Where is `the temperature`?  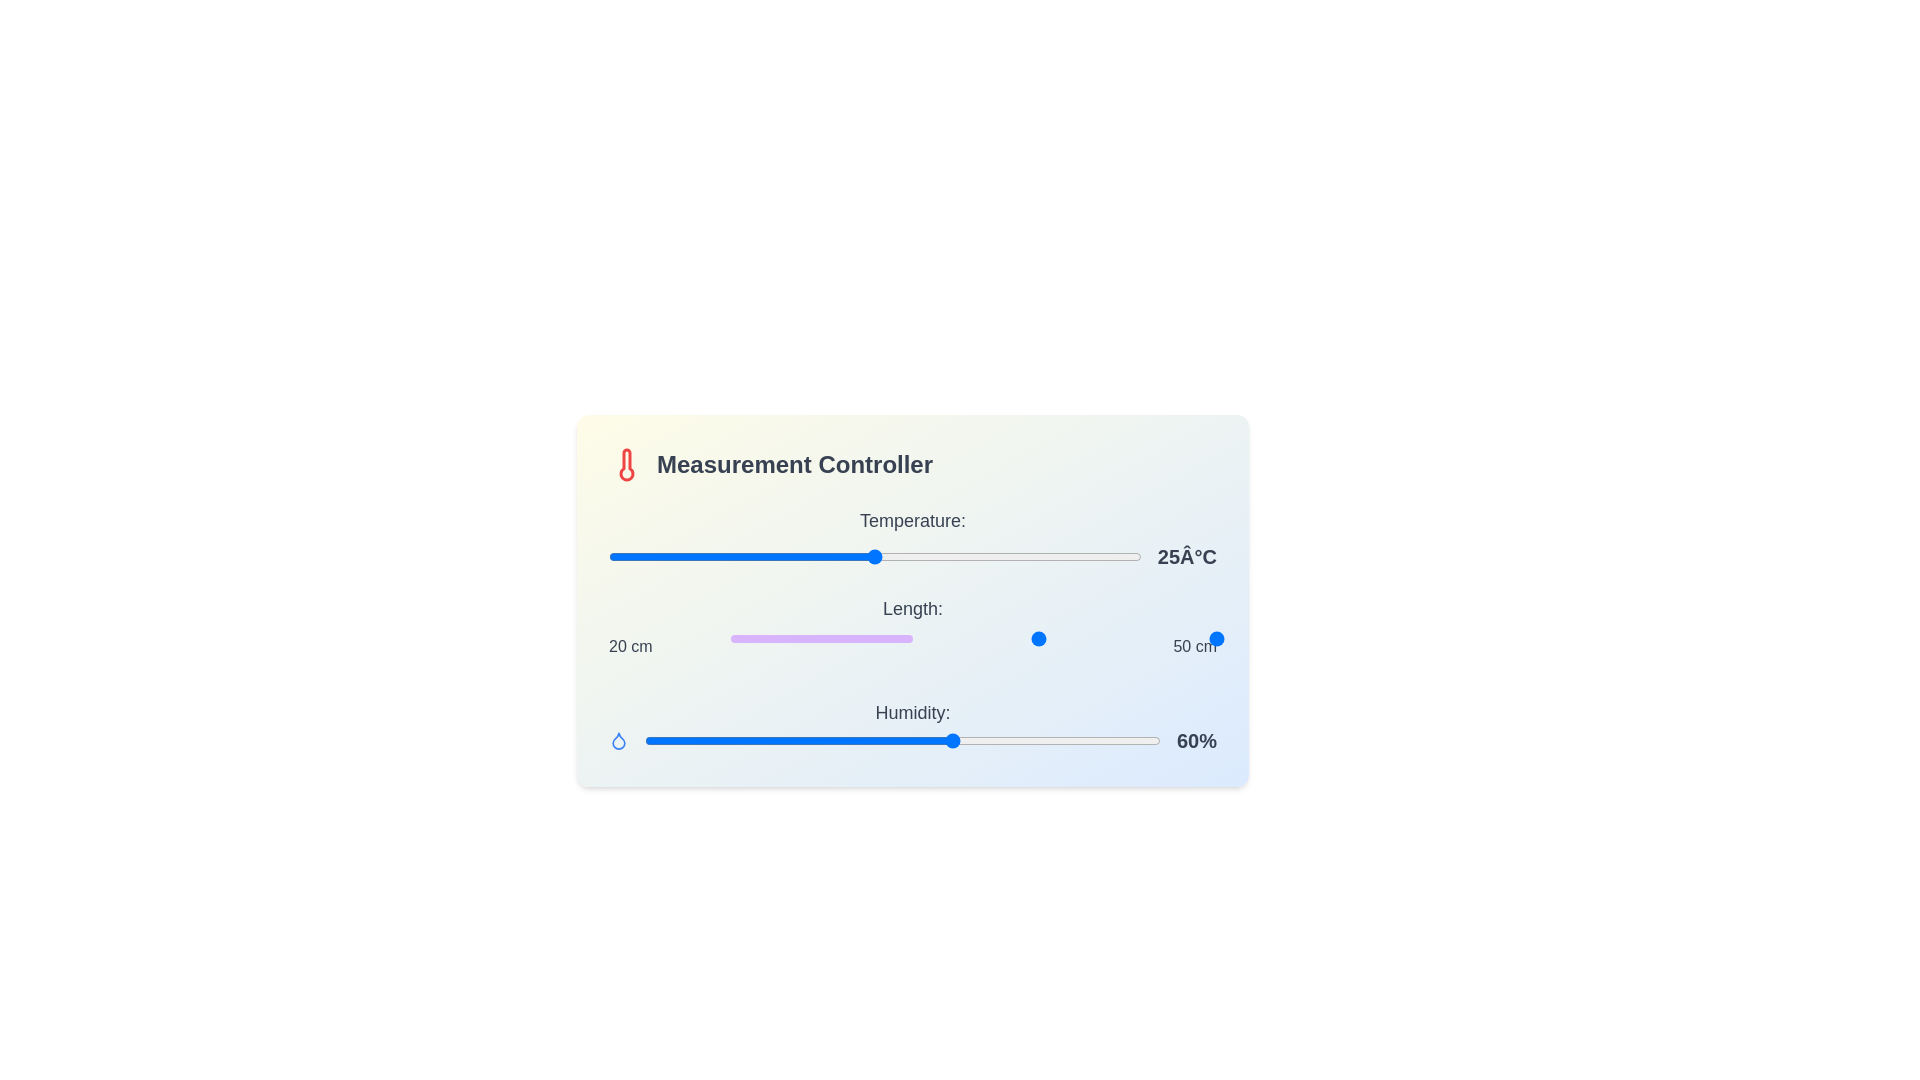
the temperature is located at coordinates (725, 556).